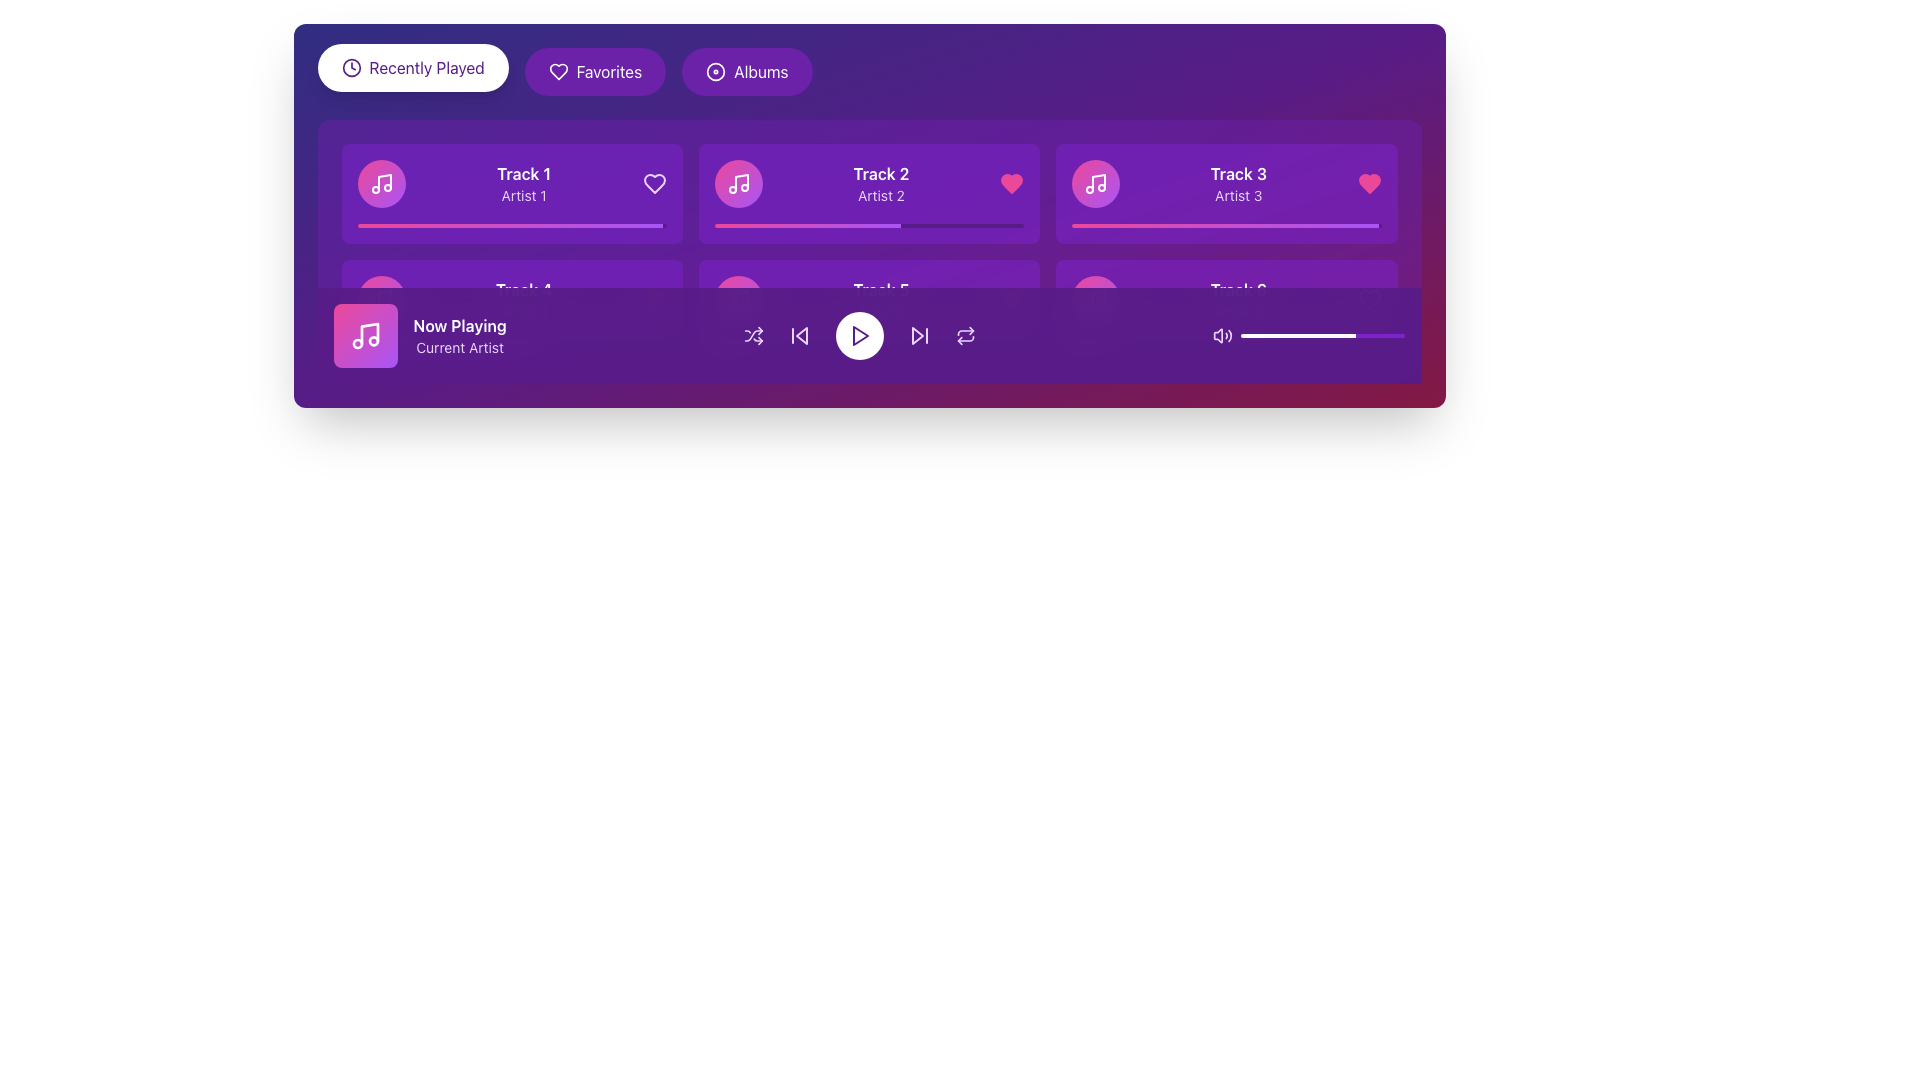  I want to click on the SVG circle graphic that represents the 'Albums' category in the navigation bar, so click(716, 71).